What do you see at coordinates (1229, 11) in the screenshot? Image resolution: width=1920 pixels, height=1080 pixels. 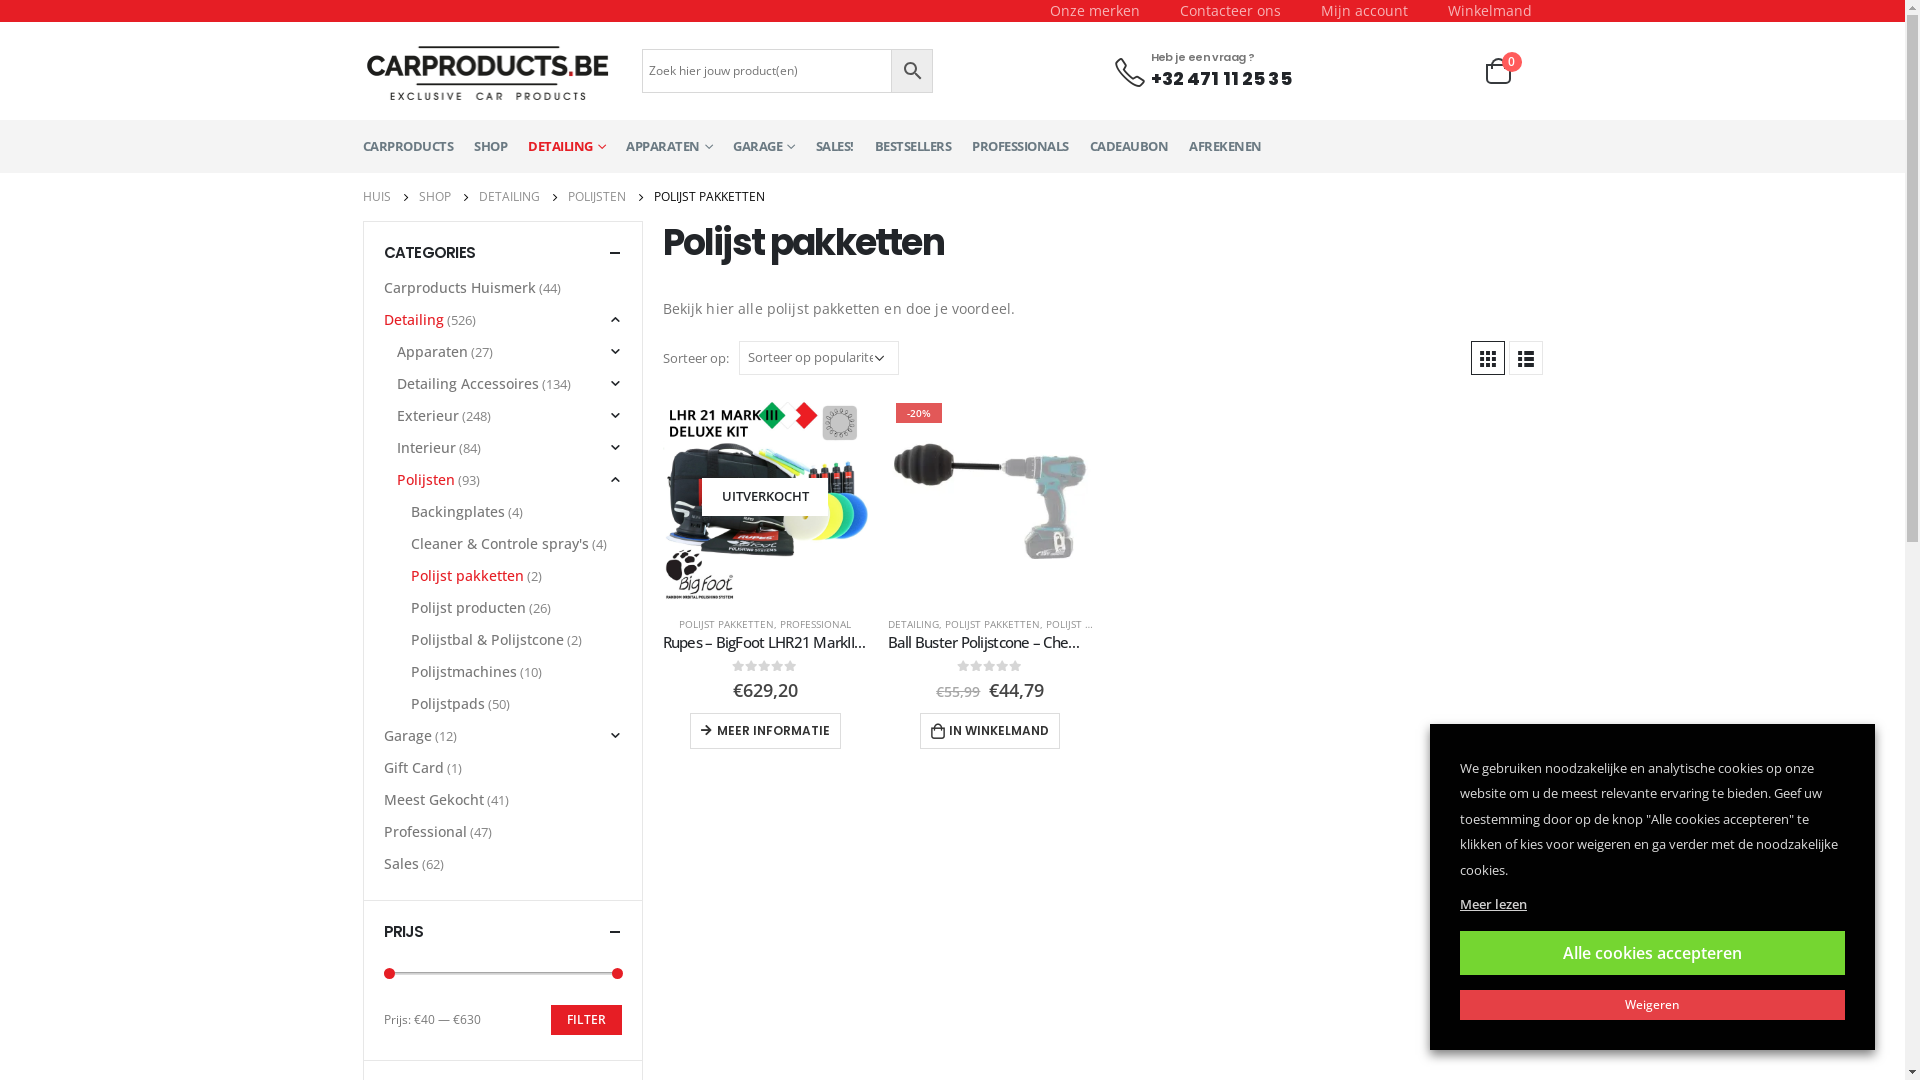 I see `'Contacteer ons'` at bounding box center [1229, 11].